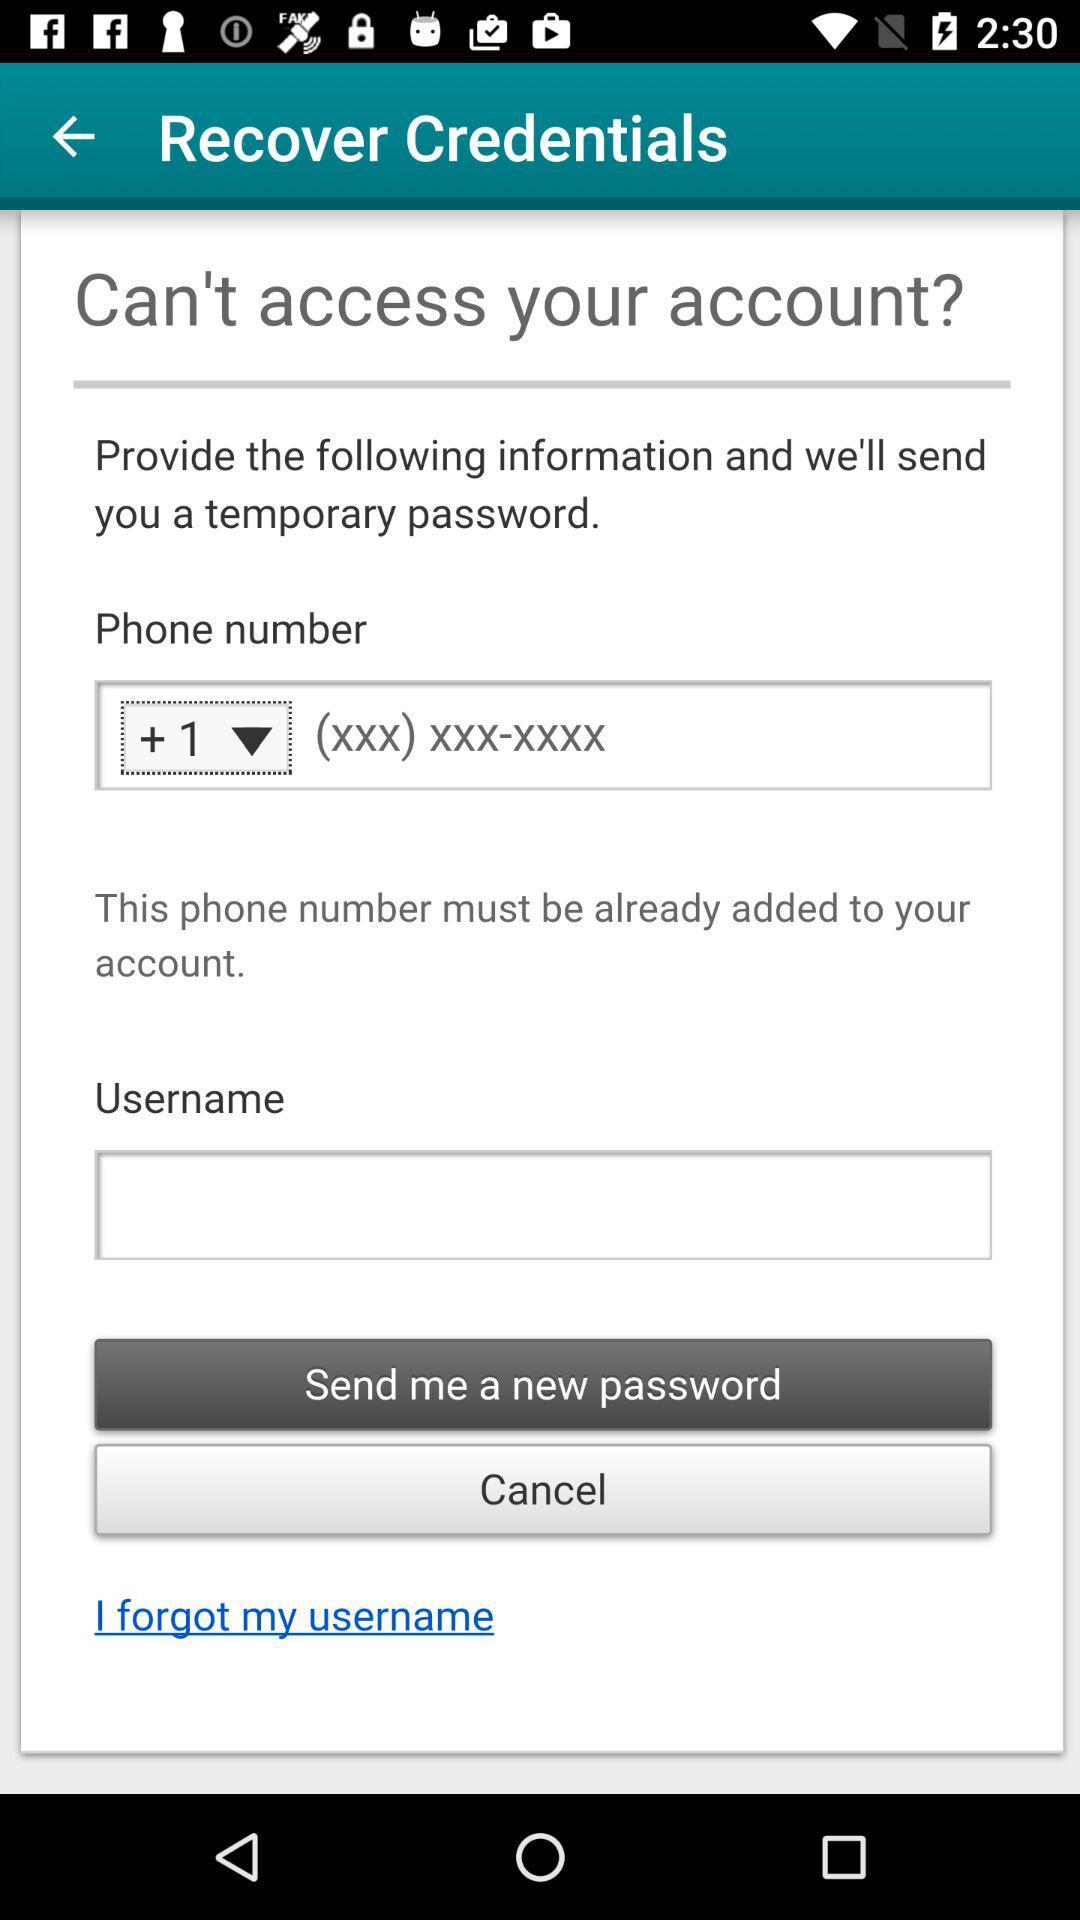 Image resolution: width=1080 pixels, height=1920 pixels. I want to click on options to access account, so click(540, 1002).